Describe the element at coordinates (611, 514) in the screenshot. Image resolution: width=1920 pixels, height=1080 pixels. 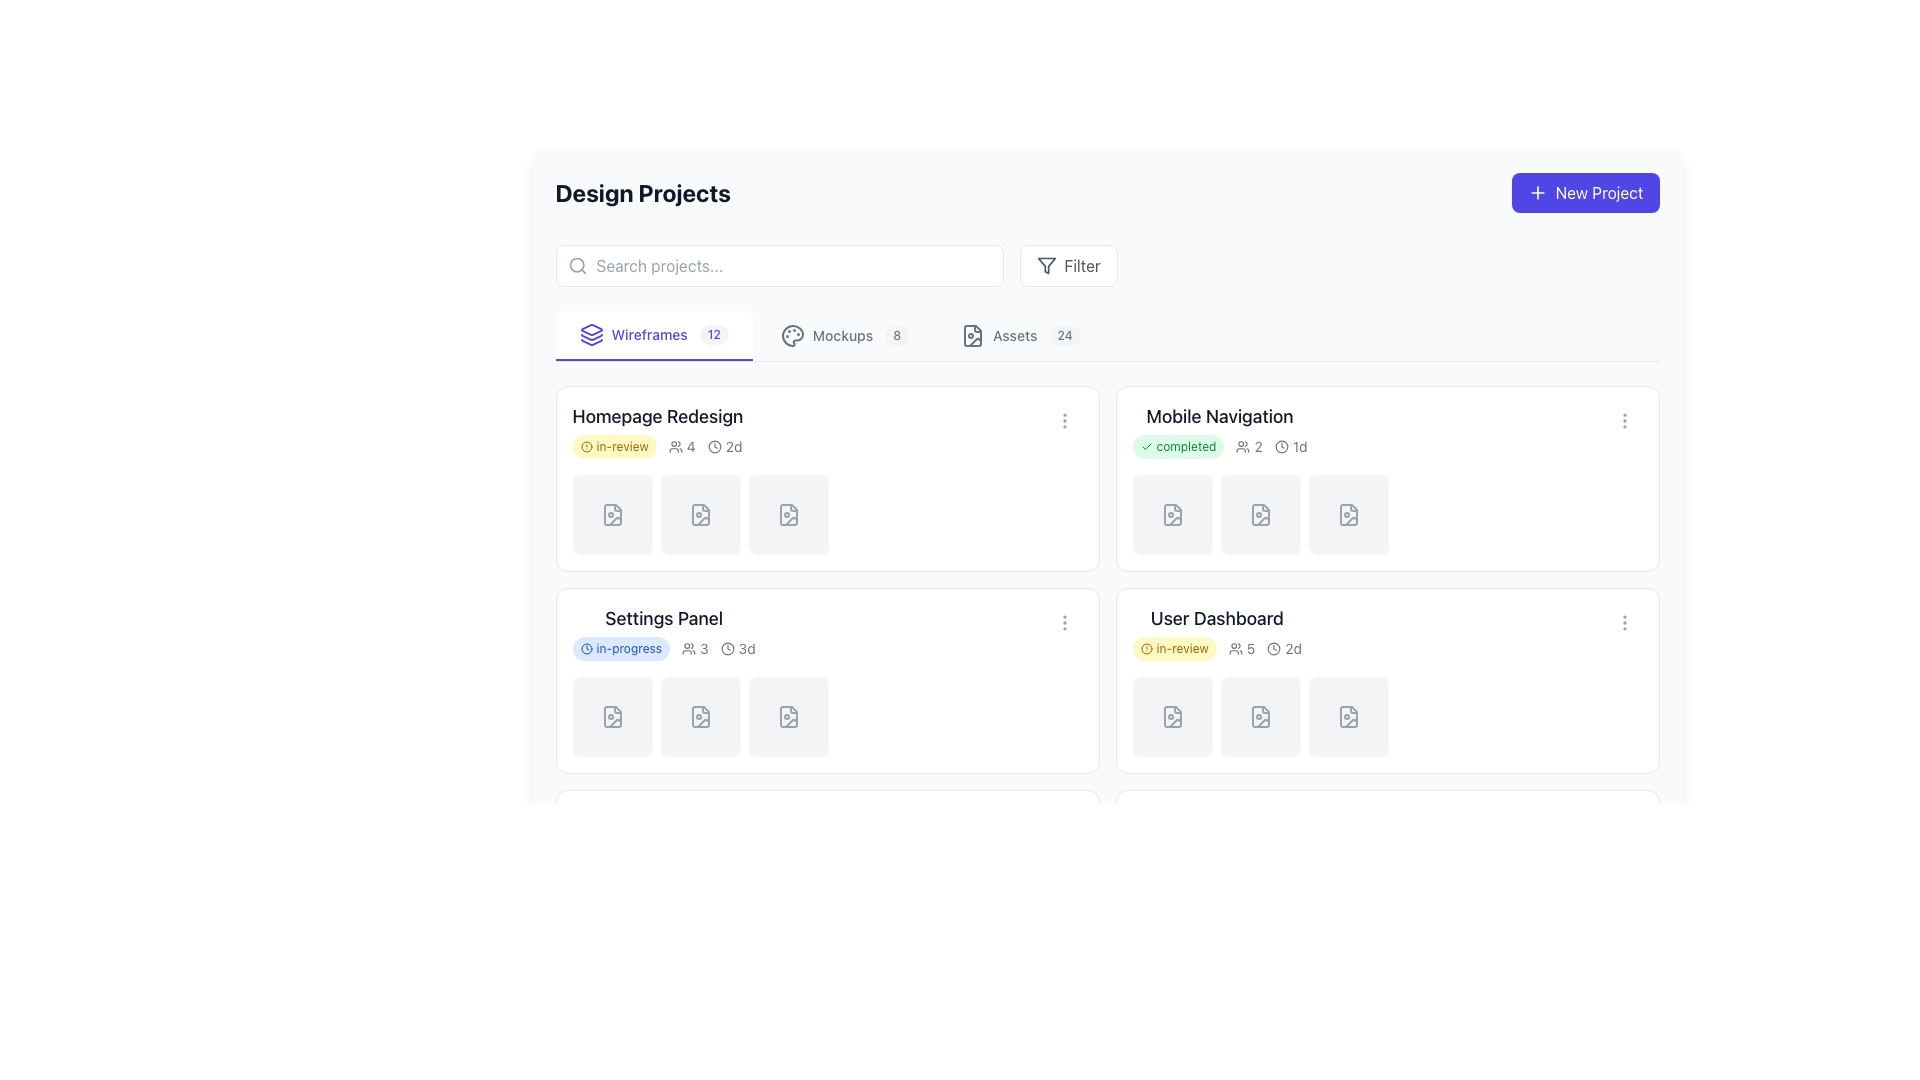
I see `the document icon that is part of the first icon from the left under the 'Homepage Redesign' section in the 'Wireframes' tab` at that location.